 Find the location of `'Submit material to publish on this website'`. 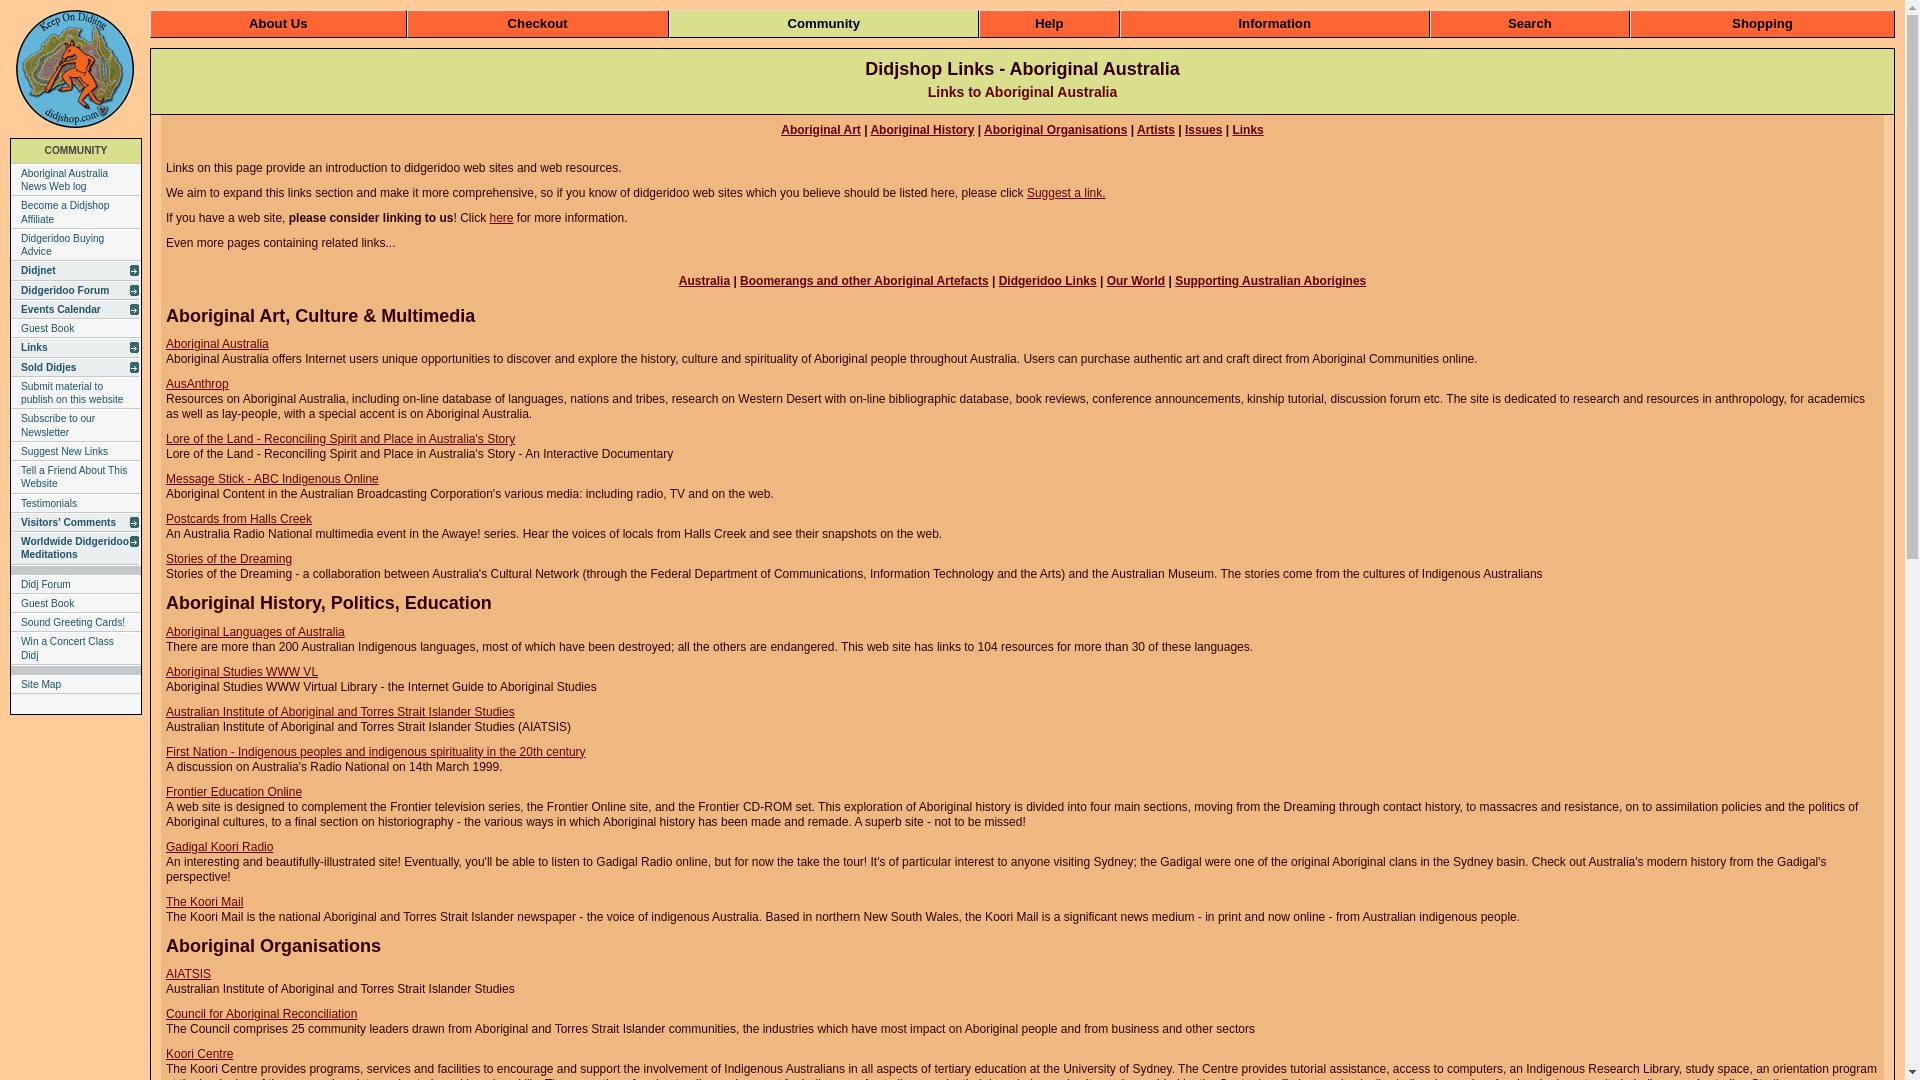

'Submit material to publish on this website' is located at coordinates (76, 393).